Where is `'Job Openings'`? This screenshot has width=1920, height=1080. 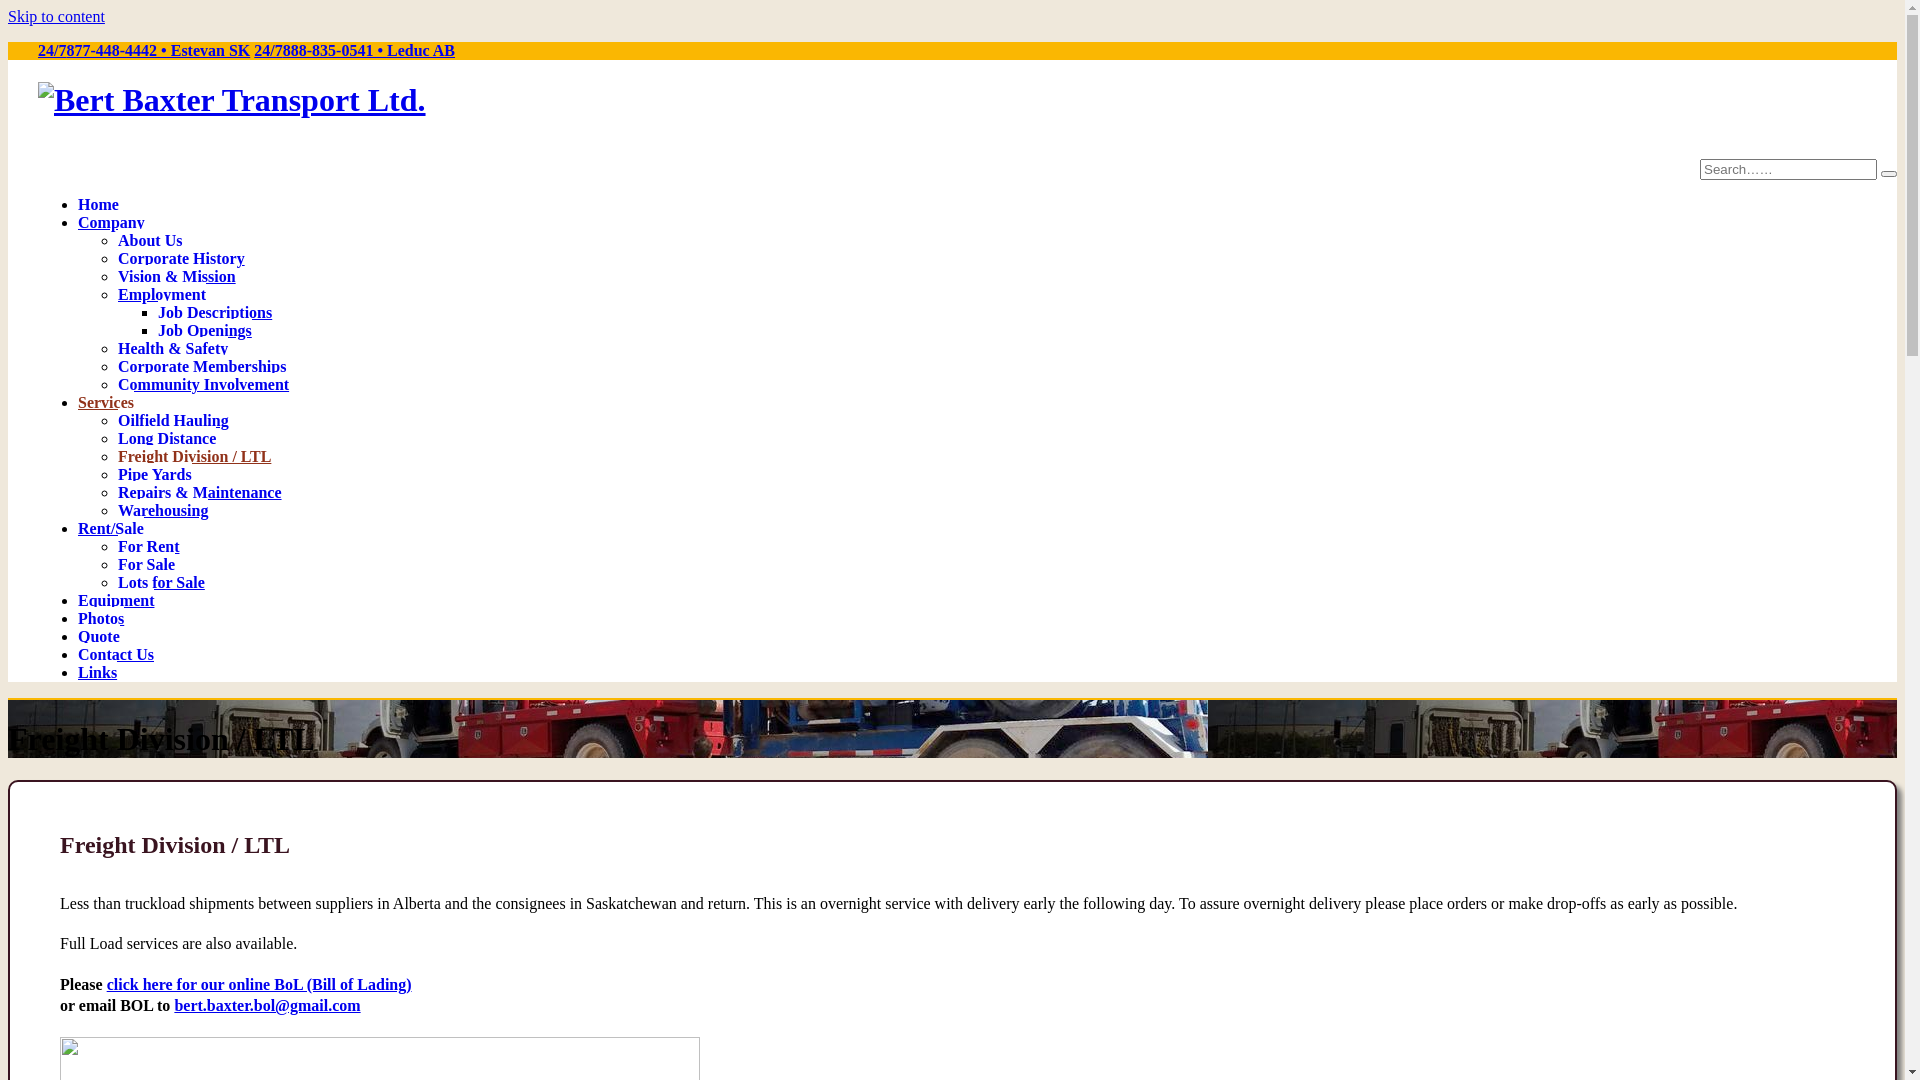 'Job Openings' is located at coordinates (205, 327).